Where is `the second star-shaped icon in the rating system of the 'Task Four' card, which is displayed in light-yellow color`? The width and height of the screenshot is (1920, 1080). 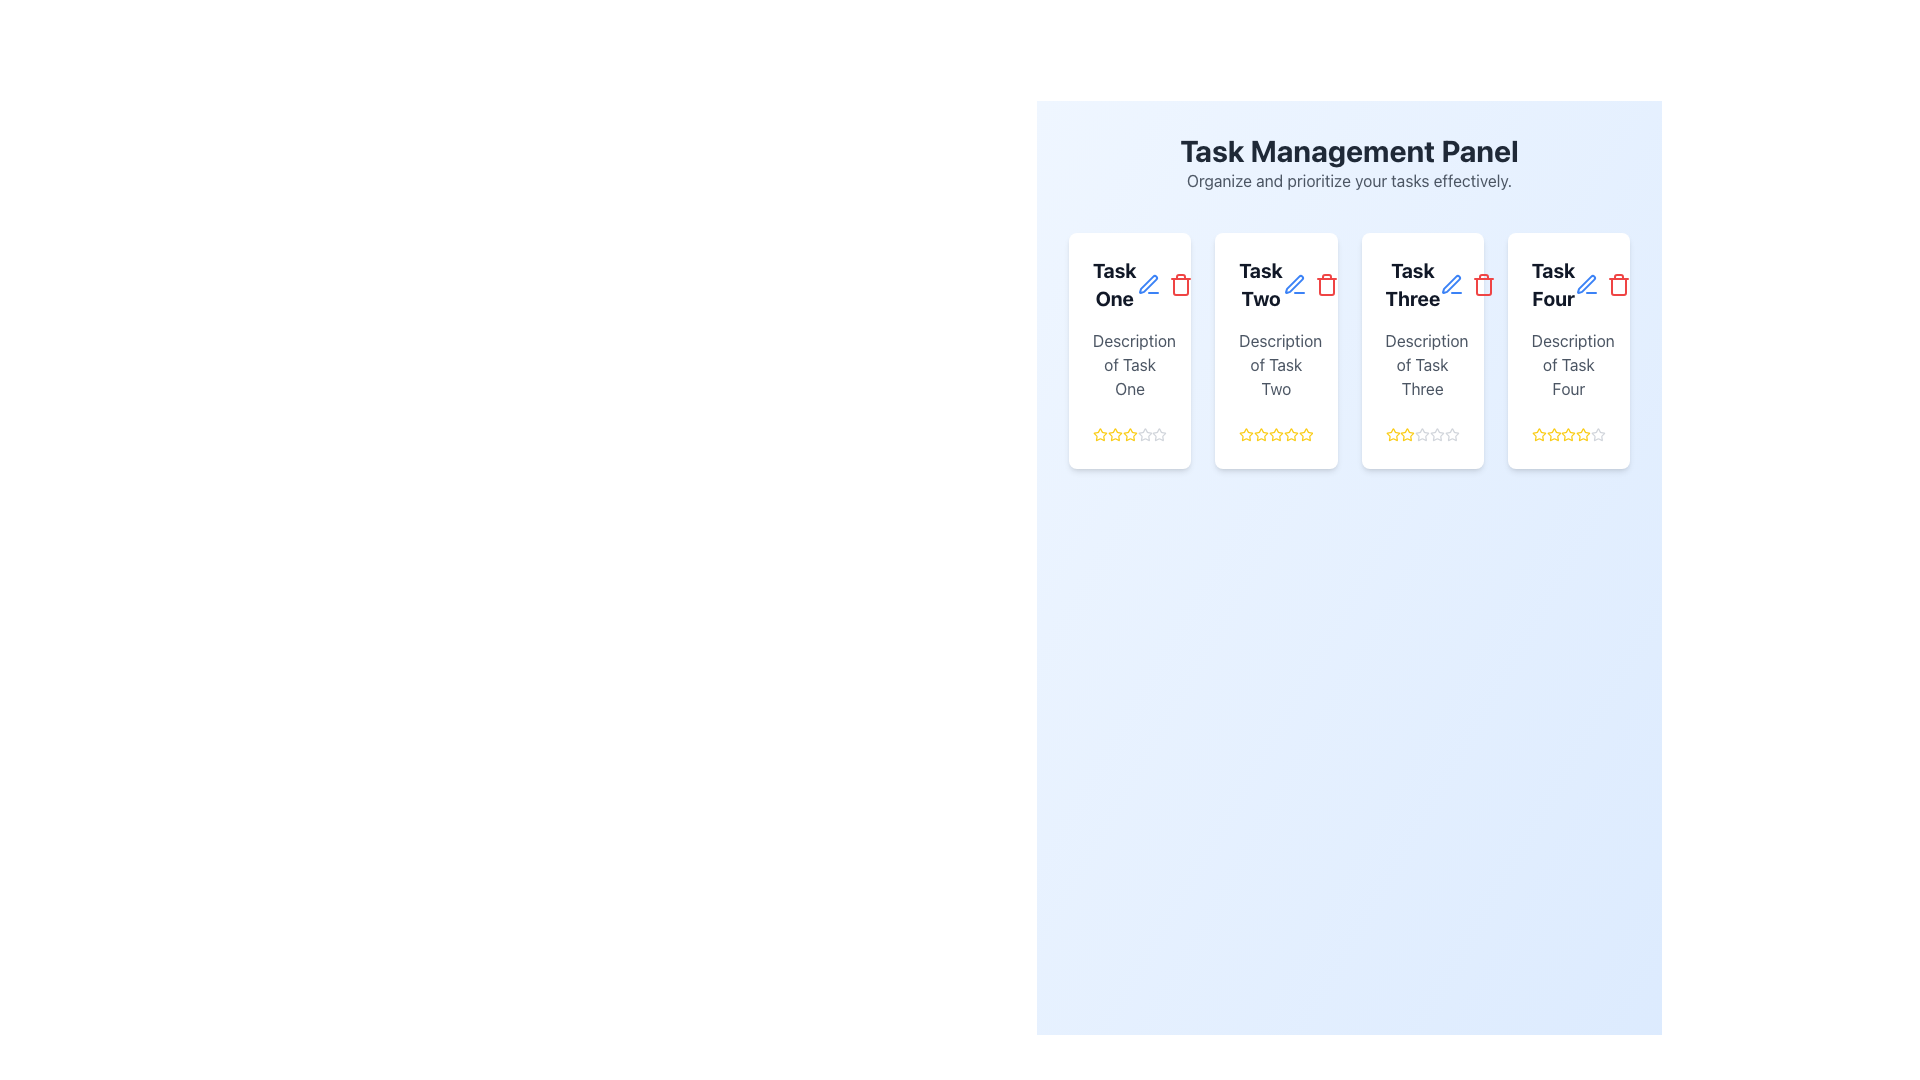
the second star-shaped icon in the rating system of the 'Task Four' card, which is displayed in light-yellow color is located at coordinates (1553, 434).